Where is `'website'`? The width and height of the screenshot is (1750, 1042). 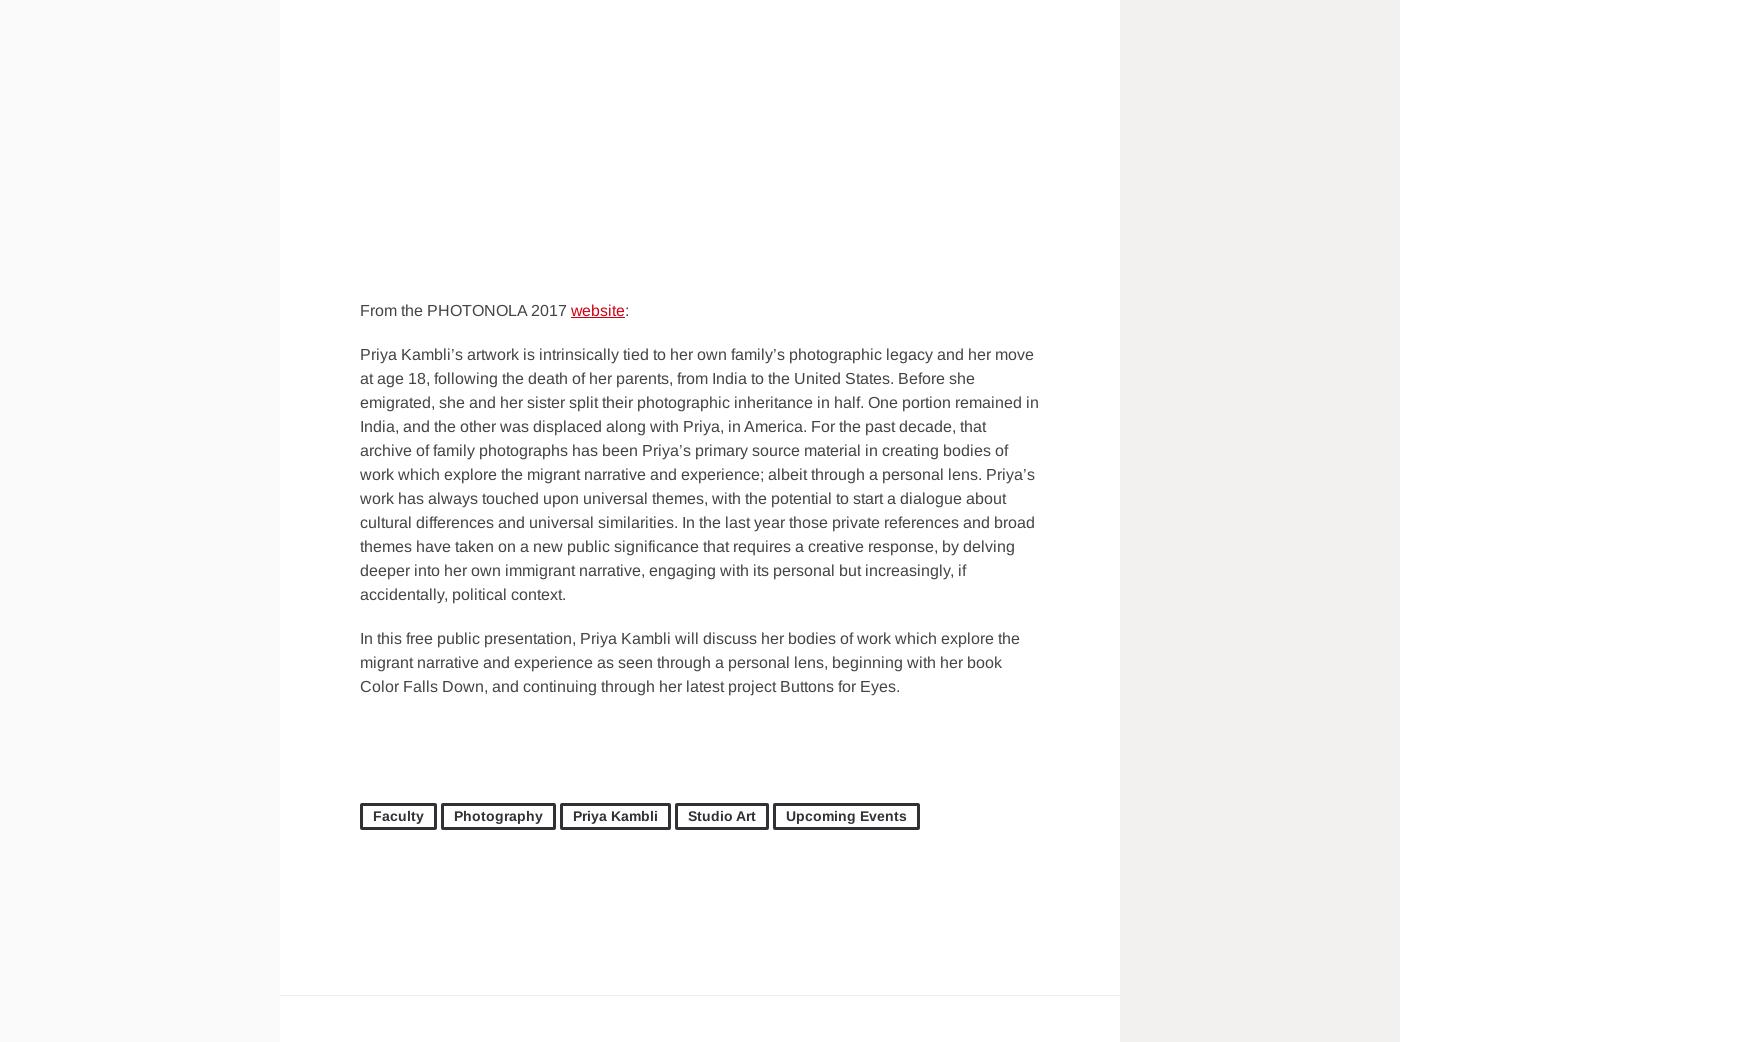 'website' is located at coordinates (598, 310).